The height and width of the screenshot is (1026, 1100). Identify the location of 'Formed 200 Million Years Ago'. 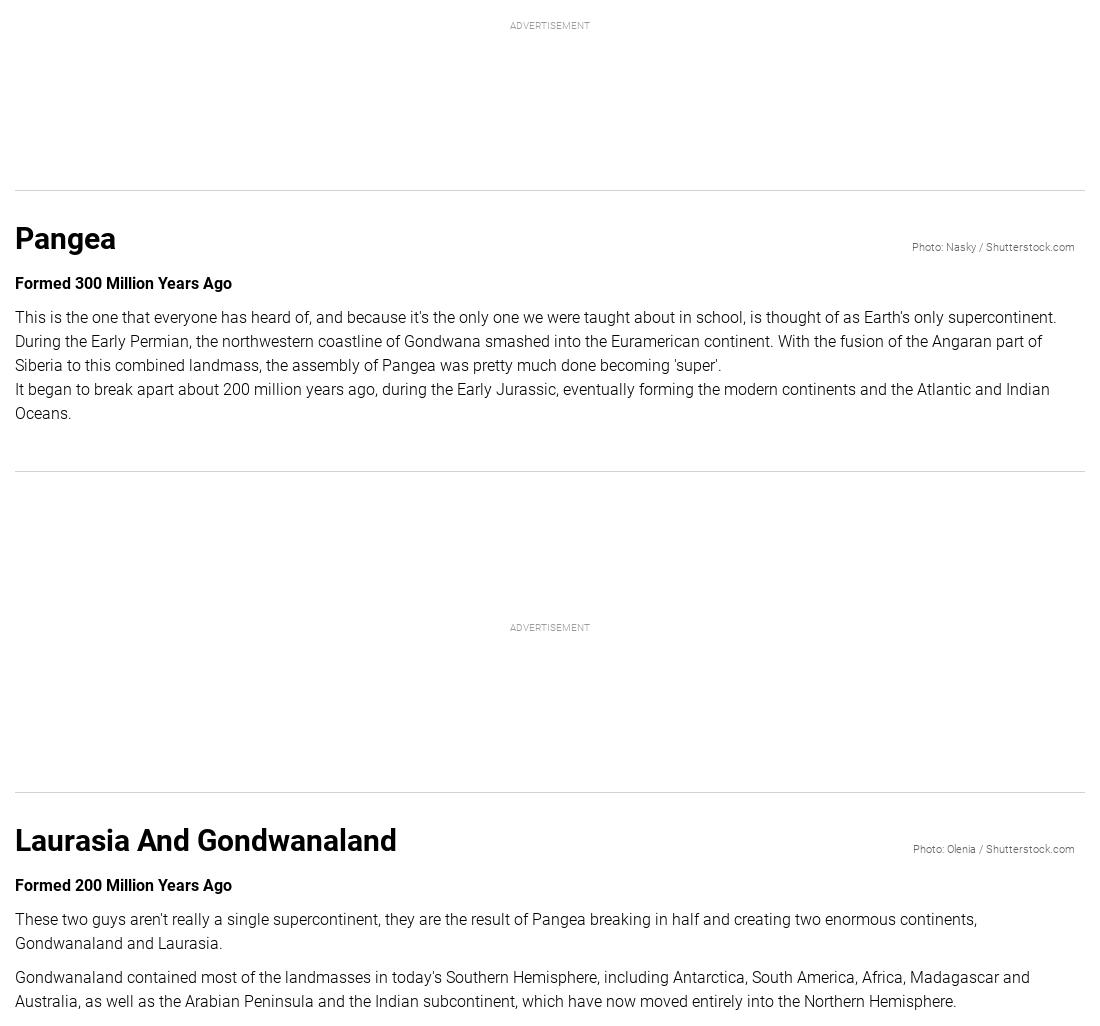
(123, 883).